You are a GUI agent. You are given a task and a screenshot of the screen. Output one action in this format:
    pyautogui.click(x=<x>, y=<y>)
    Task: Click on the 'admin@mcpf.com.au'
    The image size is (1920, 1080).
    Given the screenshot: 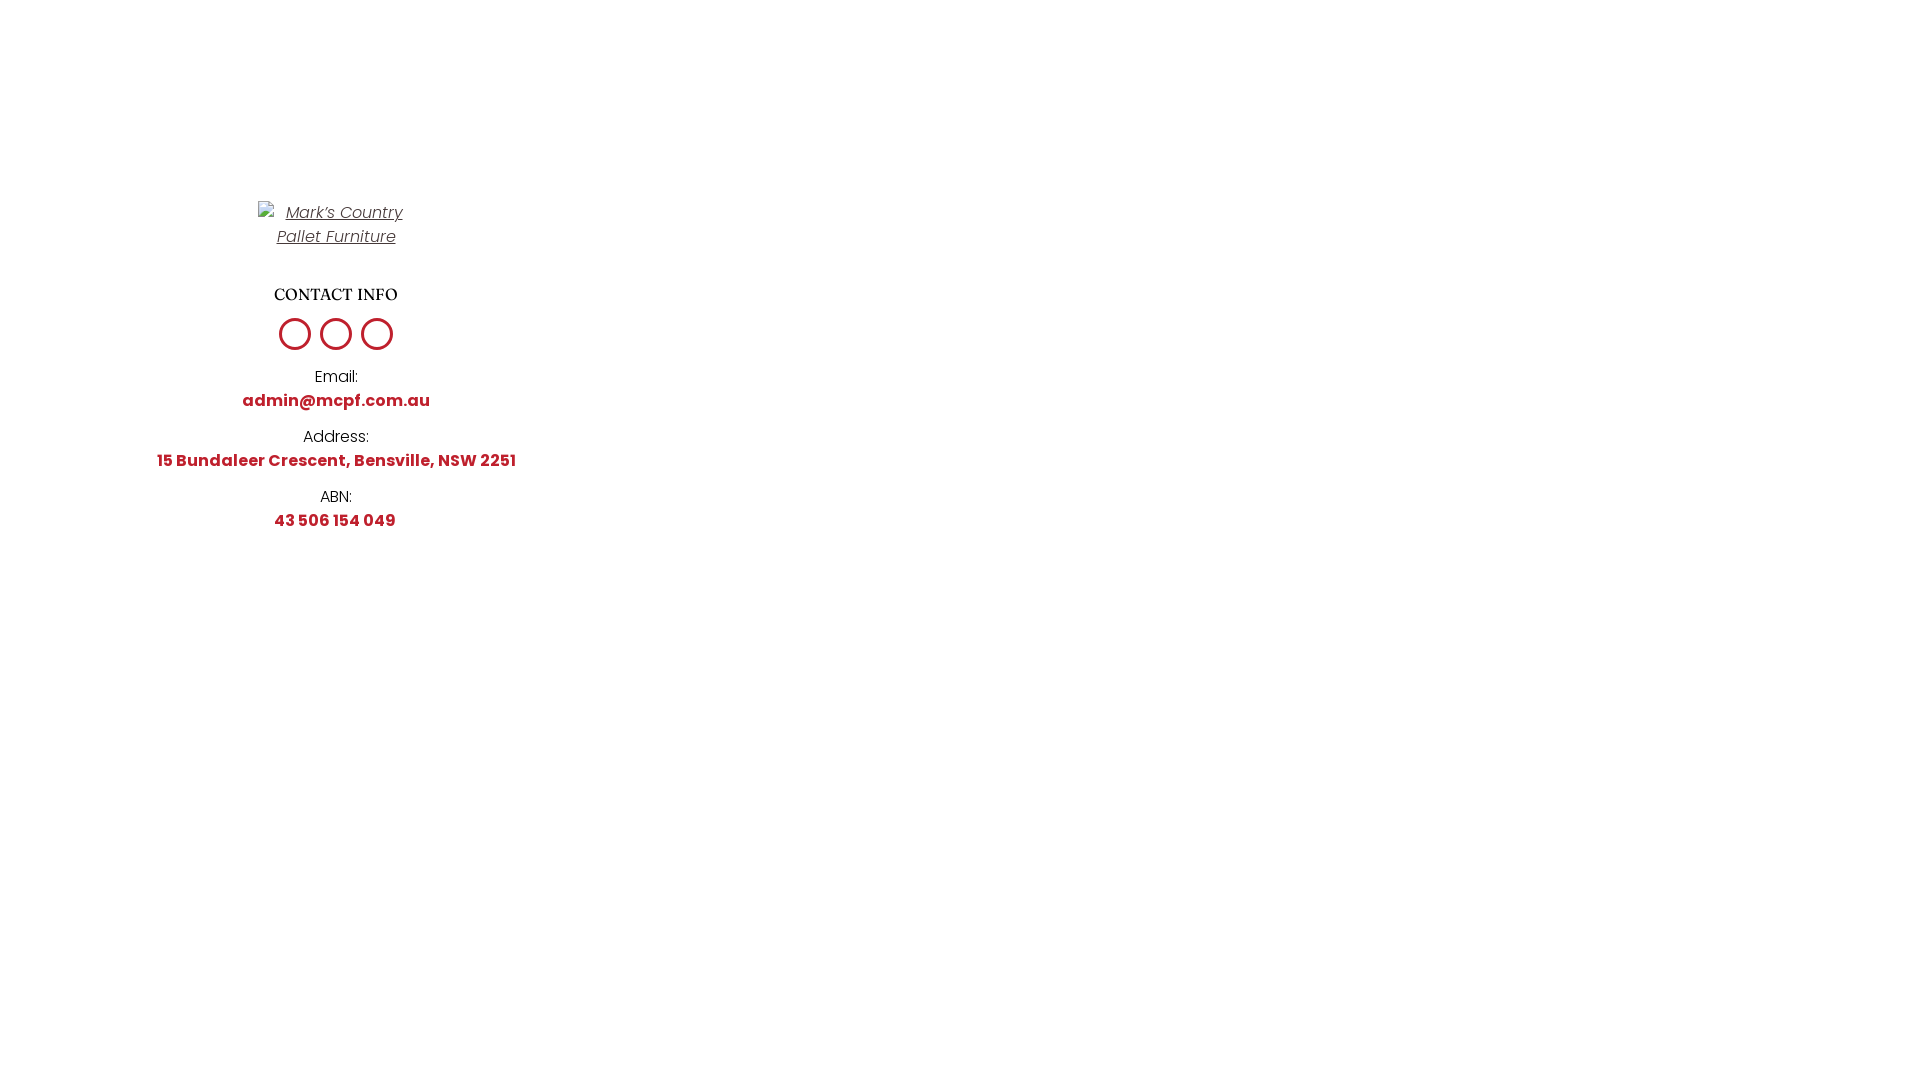 What is the action you would take?
    pyautogui.click(x=336, y=400)
    